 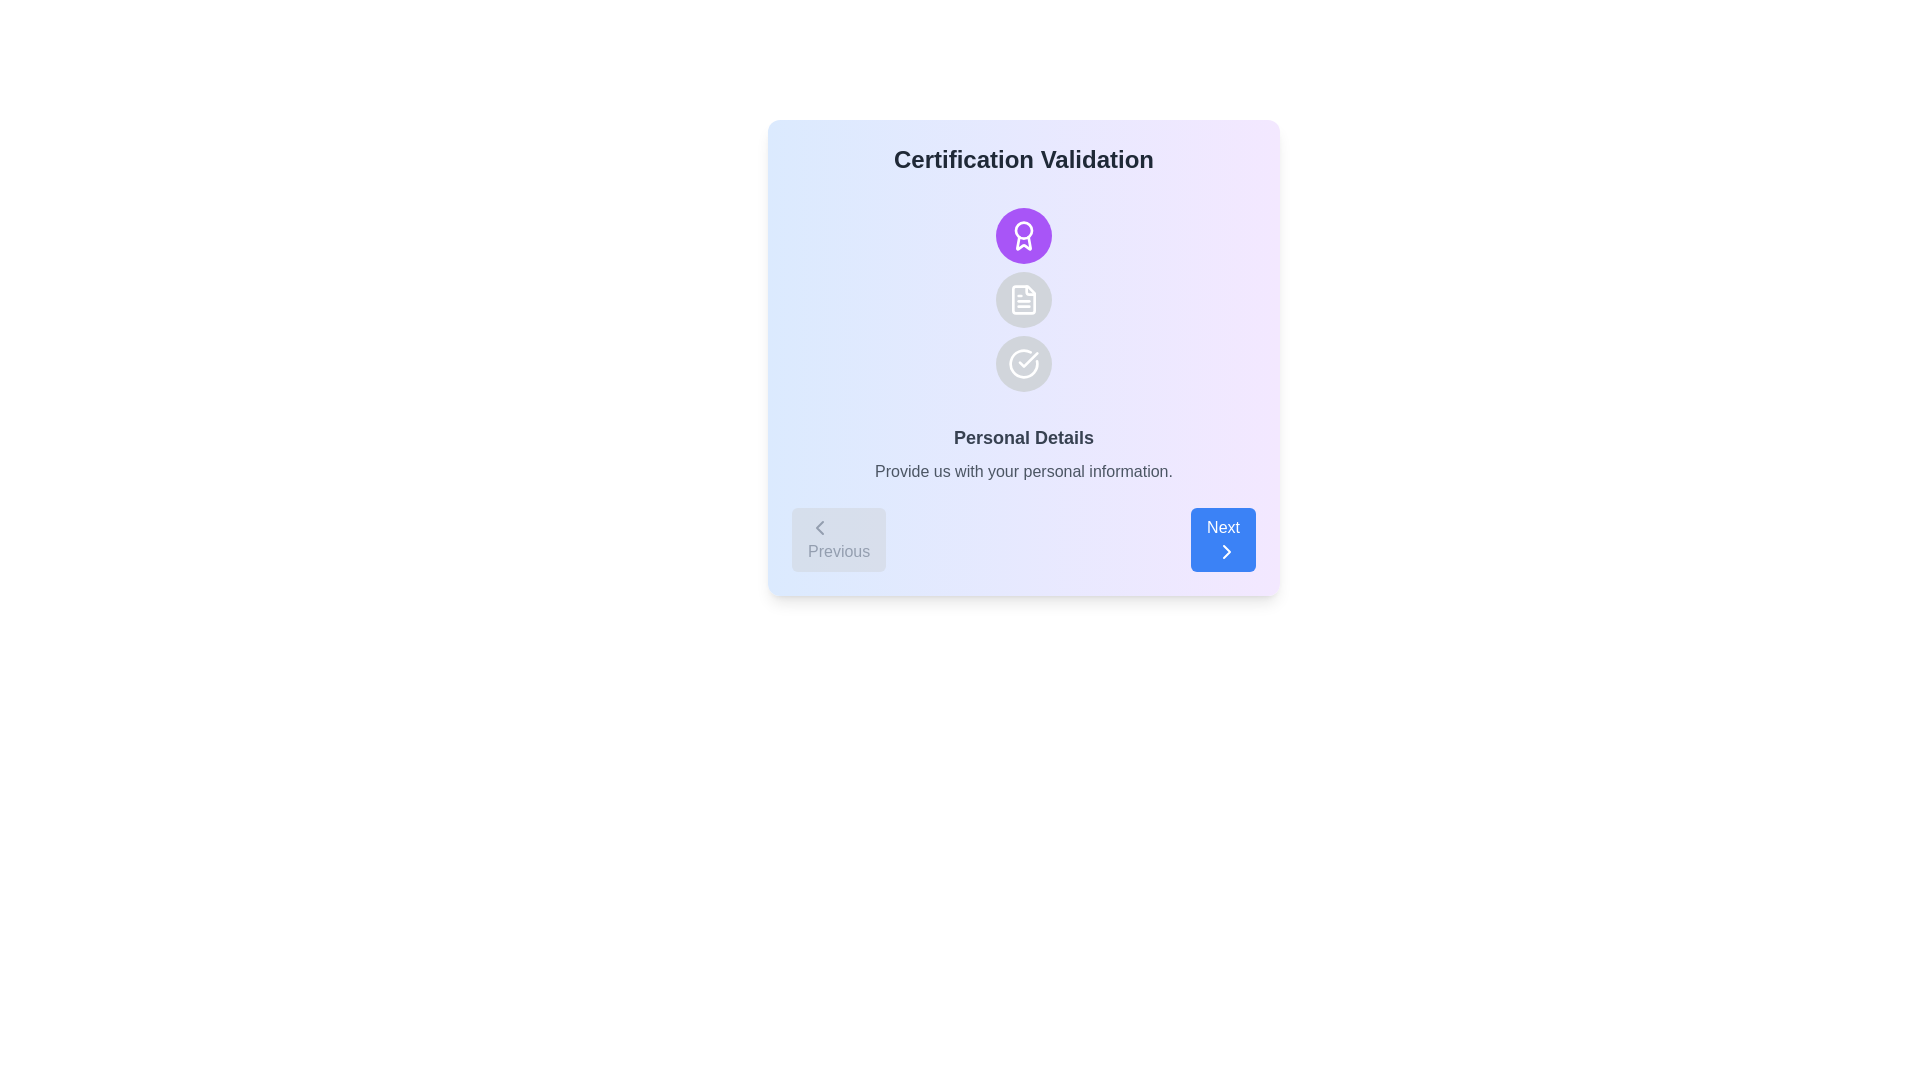 What do you see at coordinates (1023, 437) in the screenshot?
I see `the 'Personal Details' text heading displayed in bold, large font with dark gray color, positioned centrally above the subtitle in the main content section` at bounding box center [1023, 437].